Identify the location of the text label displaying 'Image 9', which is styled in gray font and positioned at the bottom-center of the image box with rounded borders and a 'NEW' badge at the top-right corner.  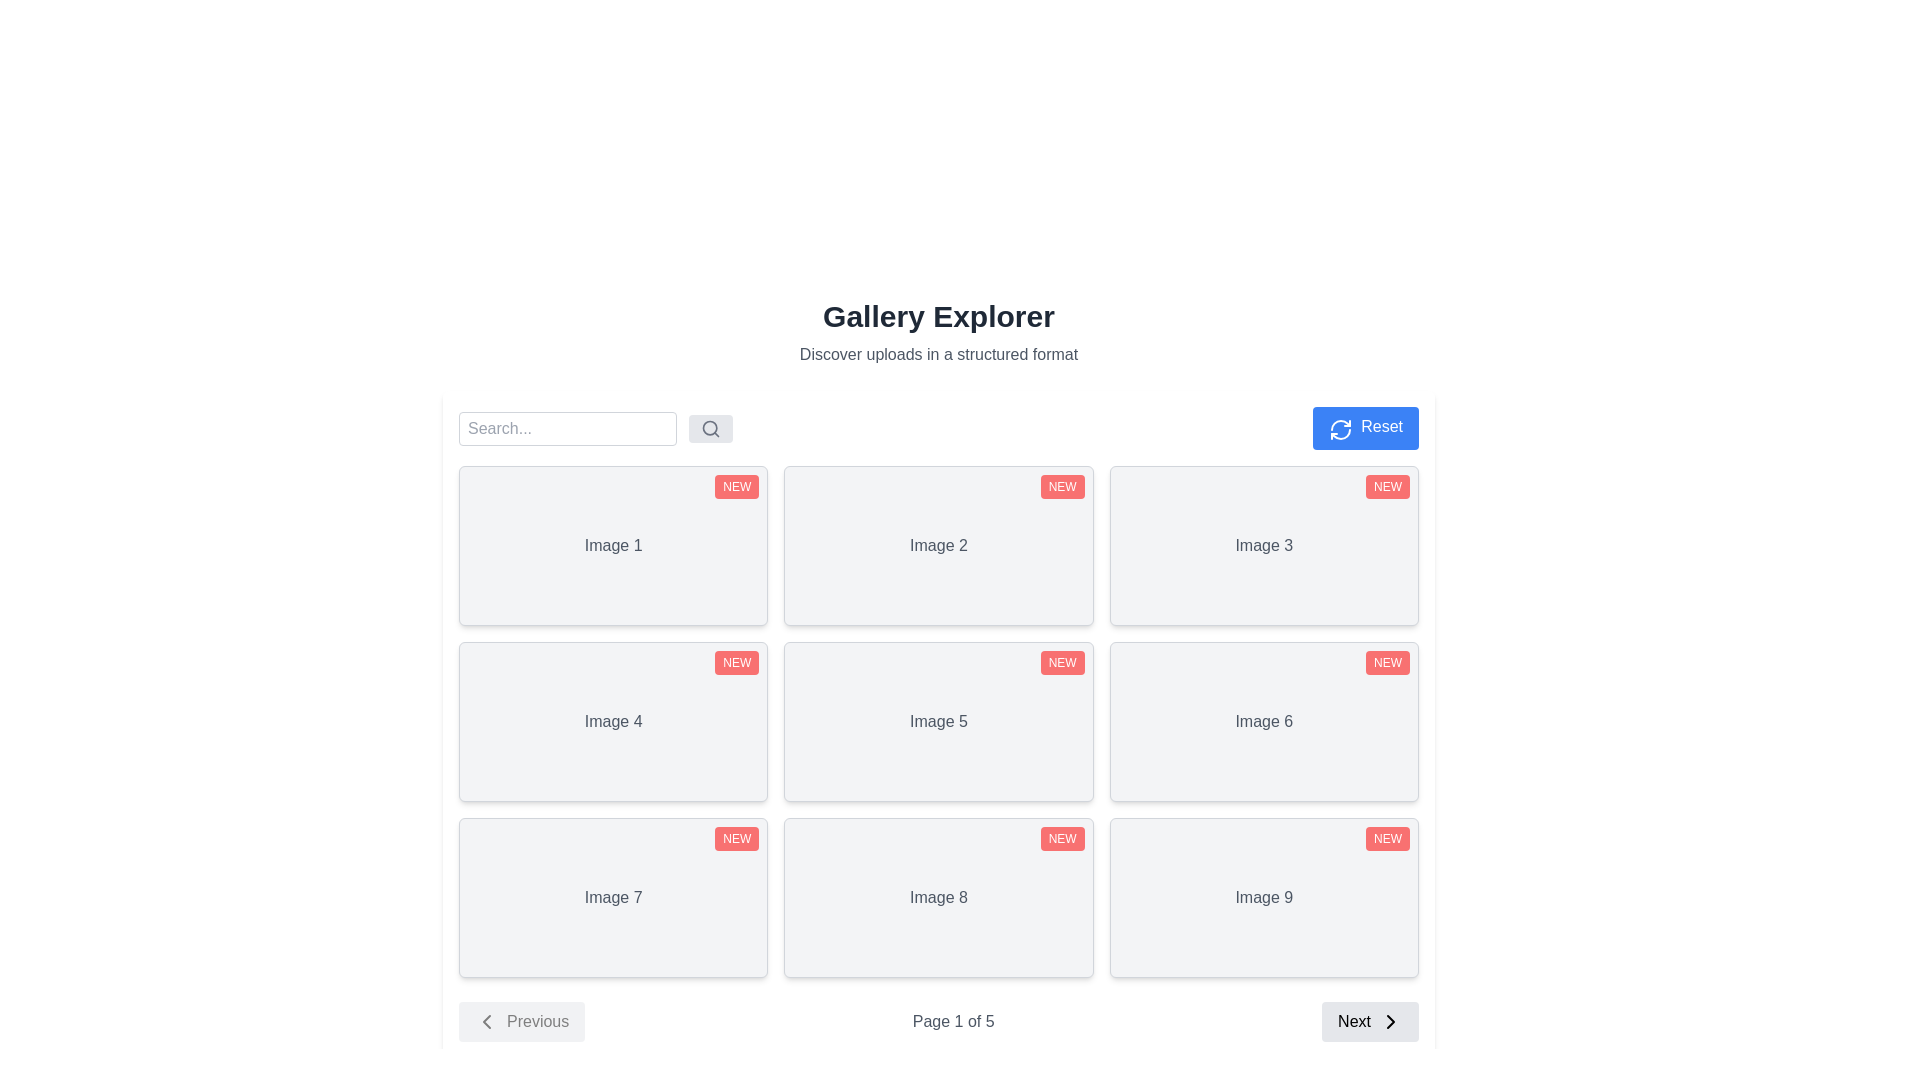
(1263, 897).